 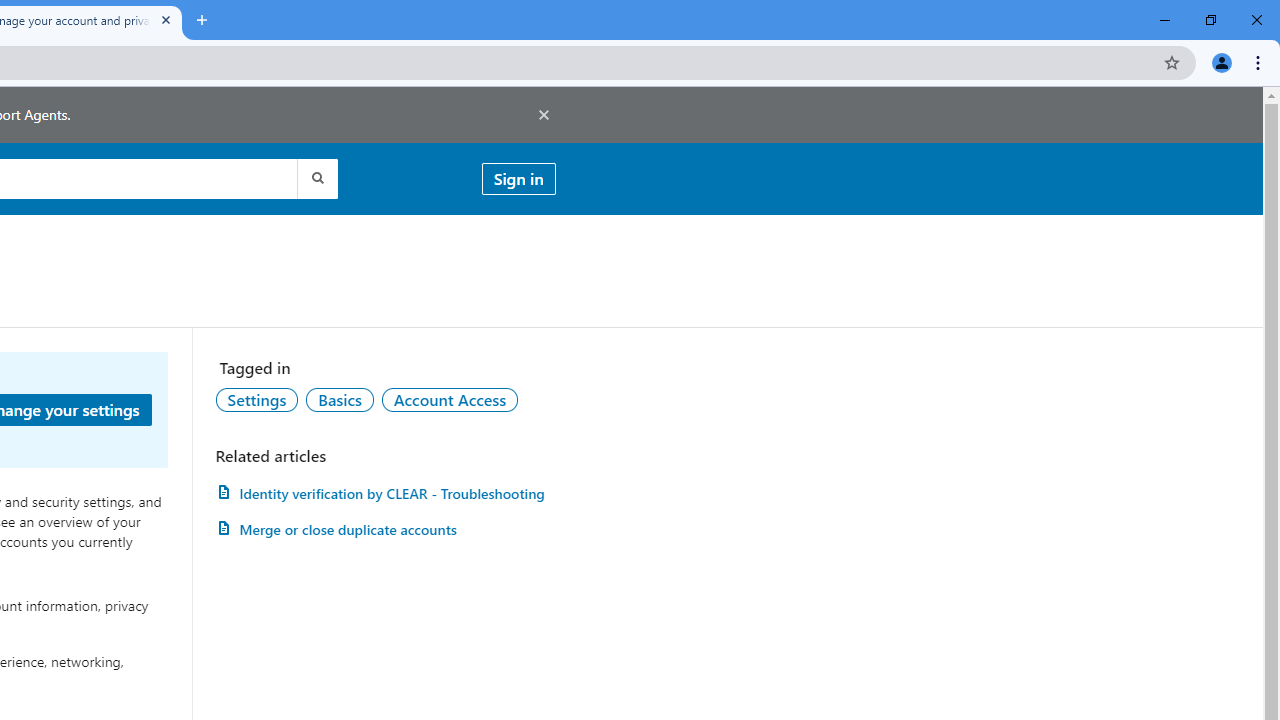 I want to click on 'Account Access', so click(x=448, y=399).